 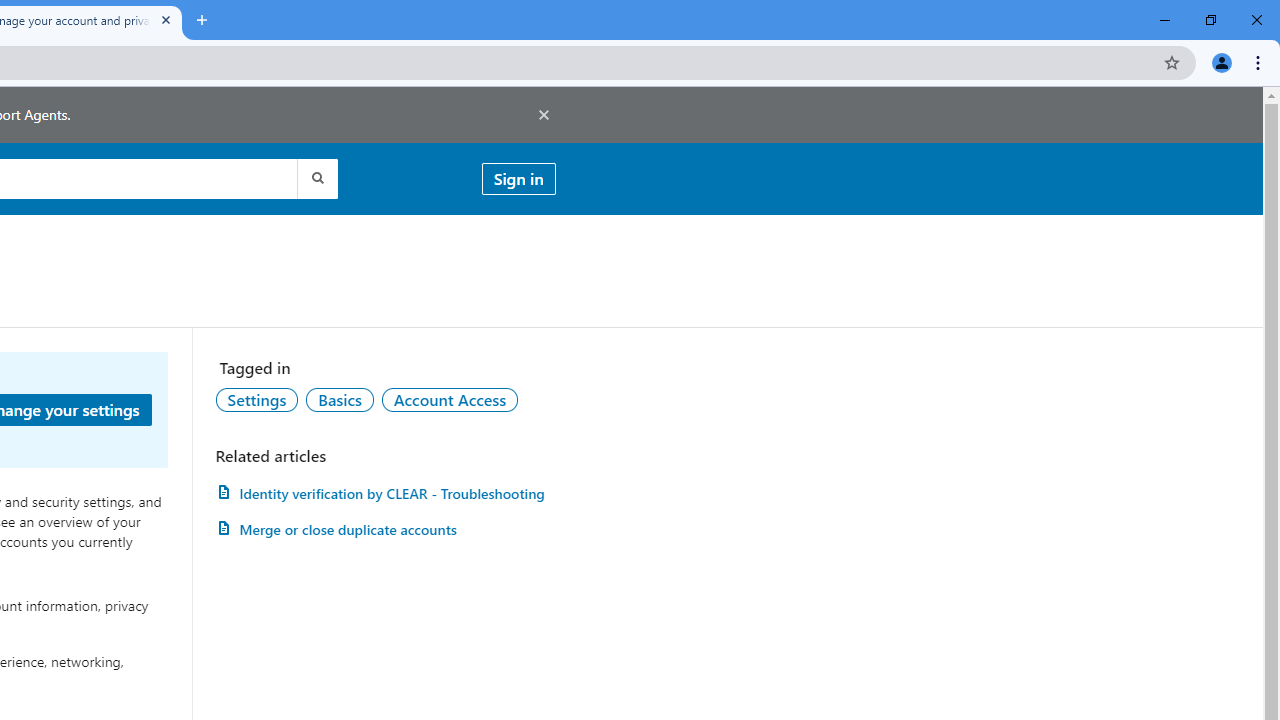 I want to click on 'Account Access', so click(x=448, y=399).